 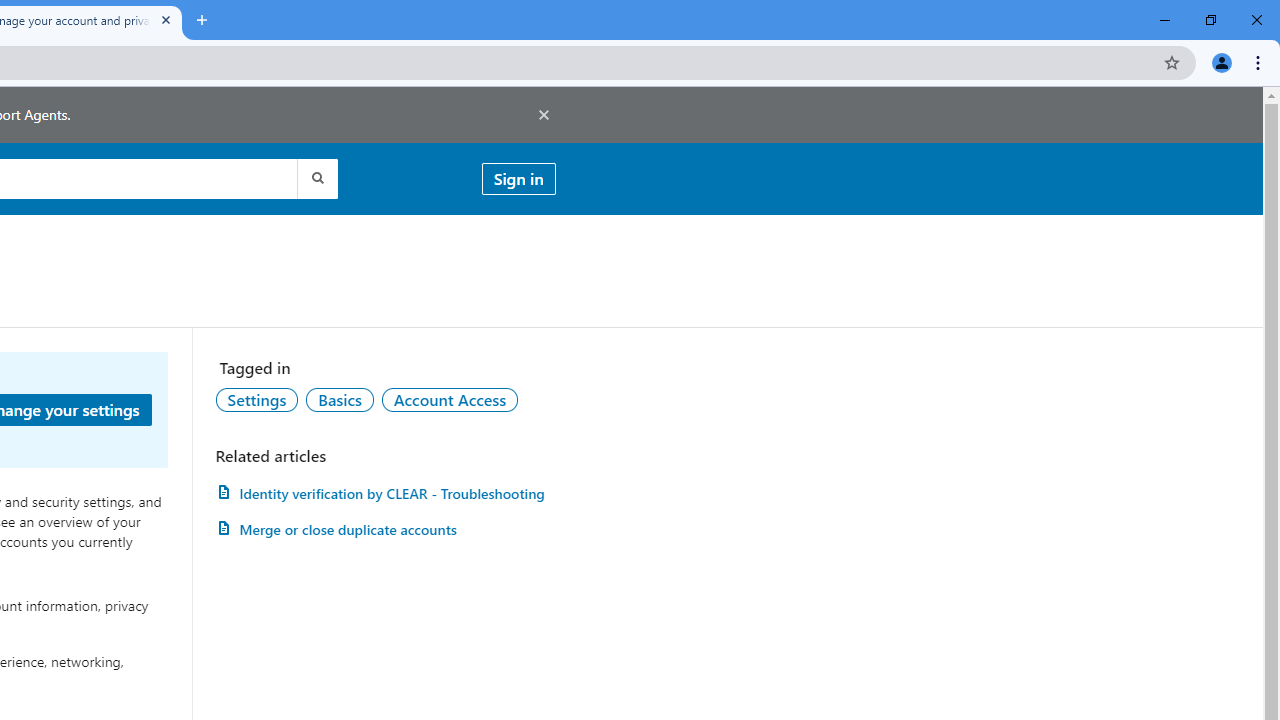 I want to click on 'Account Access', so click(x=448, y=399).